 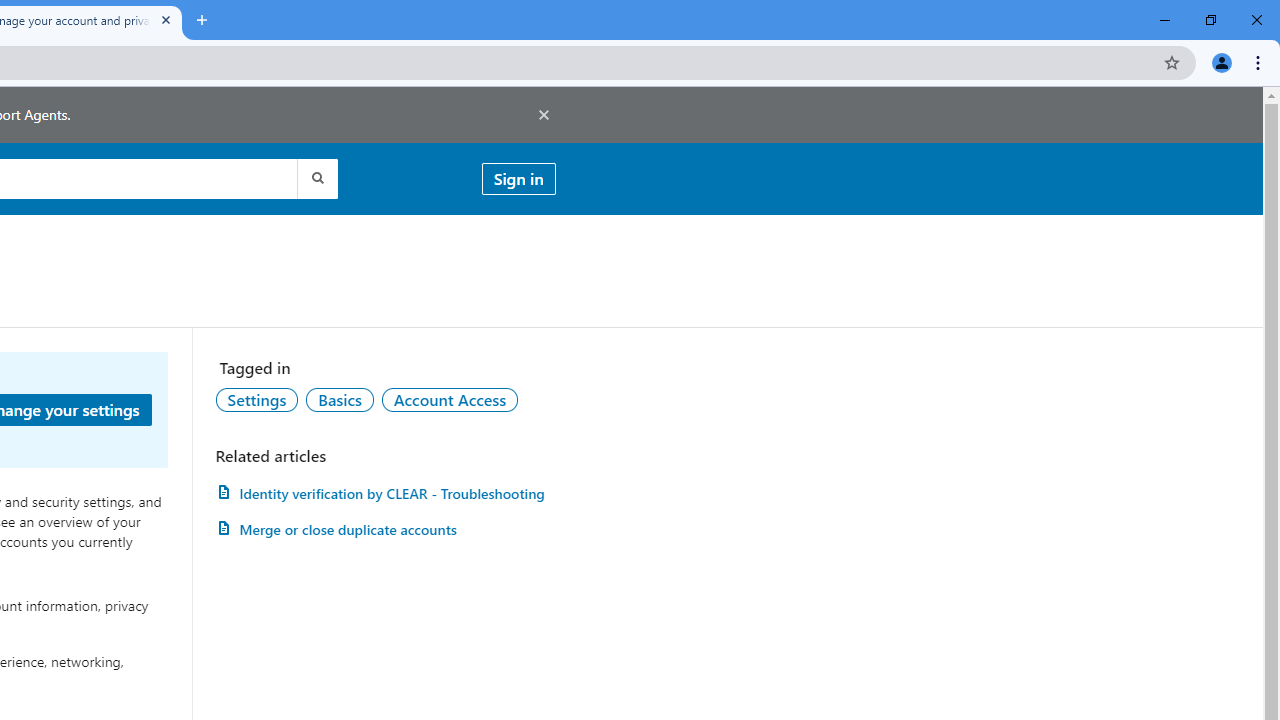 I want to click on 'Account Access', so click(x=448, y=399).